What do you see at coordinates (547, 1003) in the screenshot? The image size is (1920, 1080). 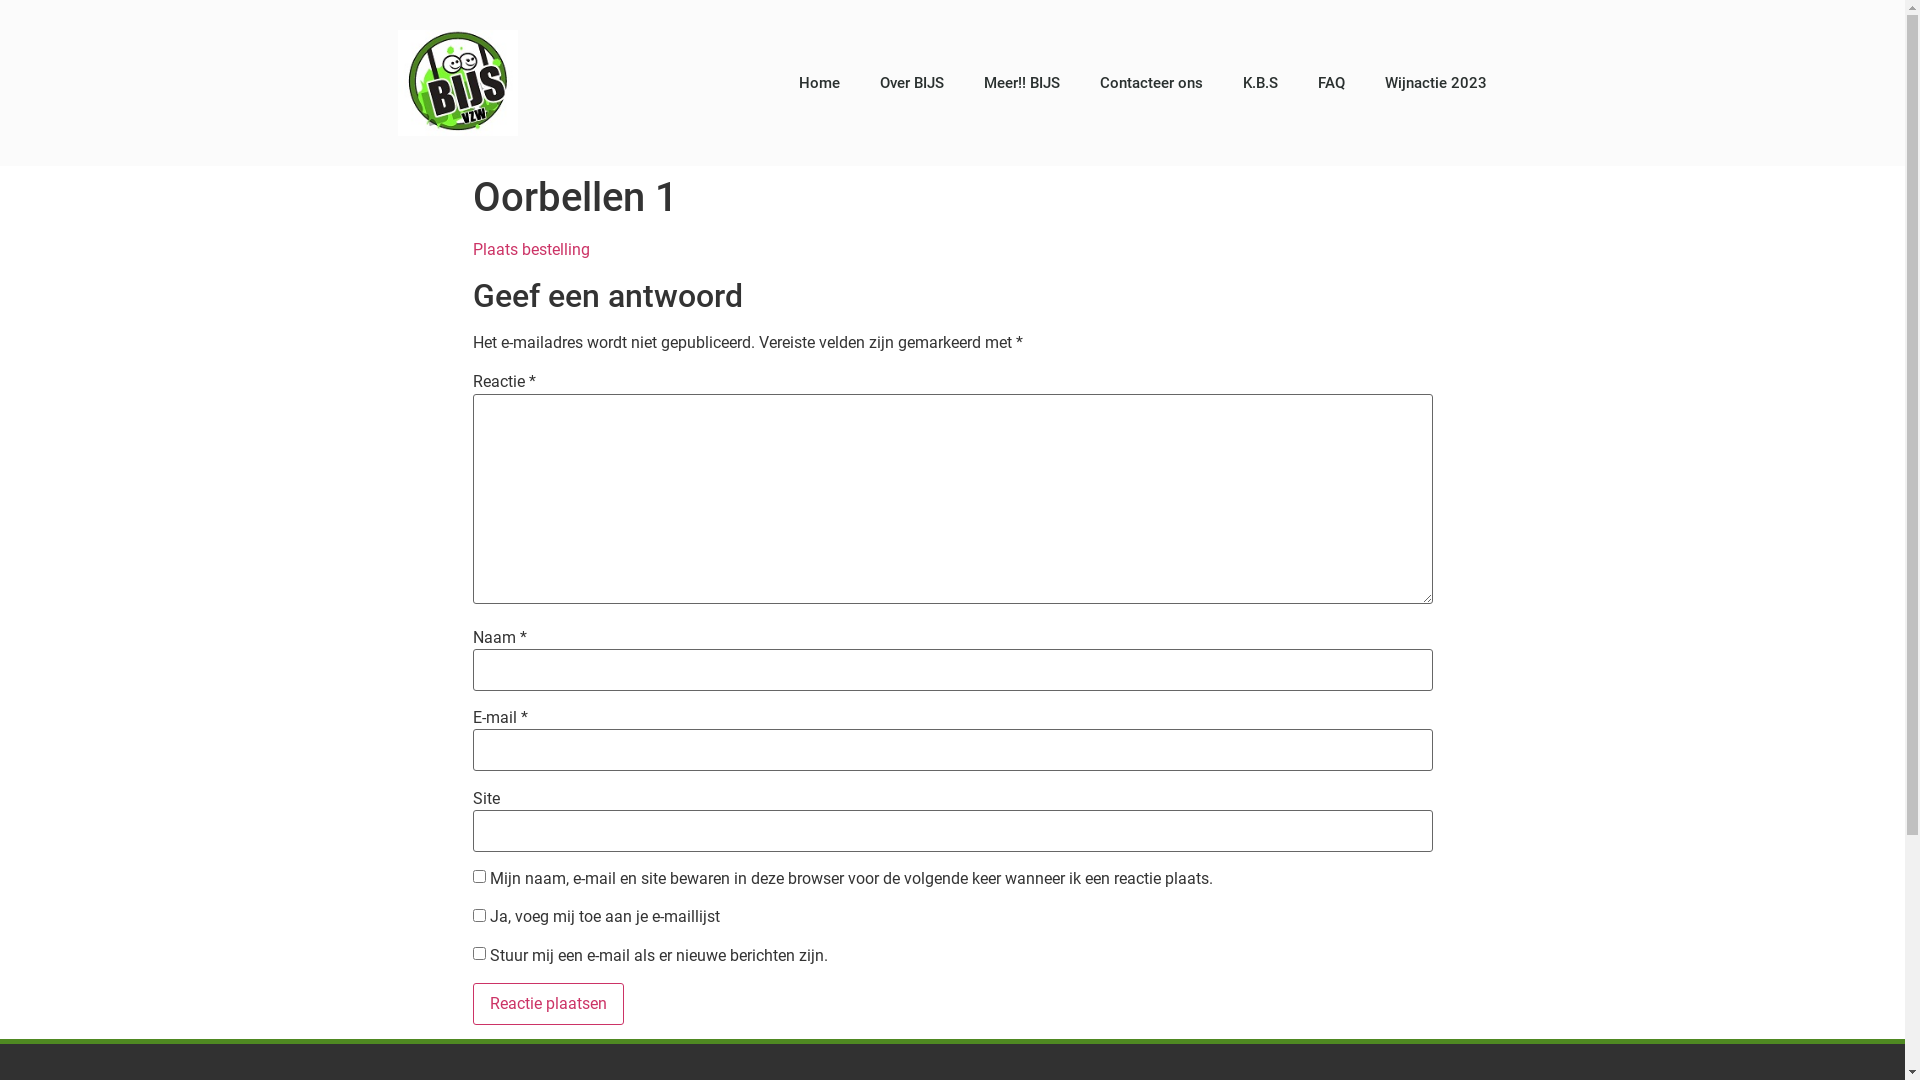 I see `'Reactie plaatsen'` at bounding box center [547, 1003].